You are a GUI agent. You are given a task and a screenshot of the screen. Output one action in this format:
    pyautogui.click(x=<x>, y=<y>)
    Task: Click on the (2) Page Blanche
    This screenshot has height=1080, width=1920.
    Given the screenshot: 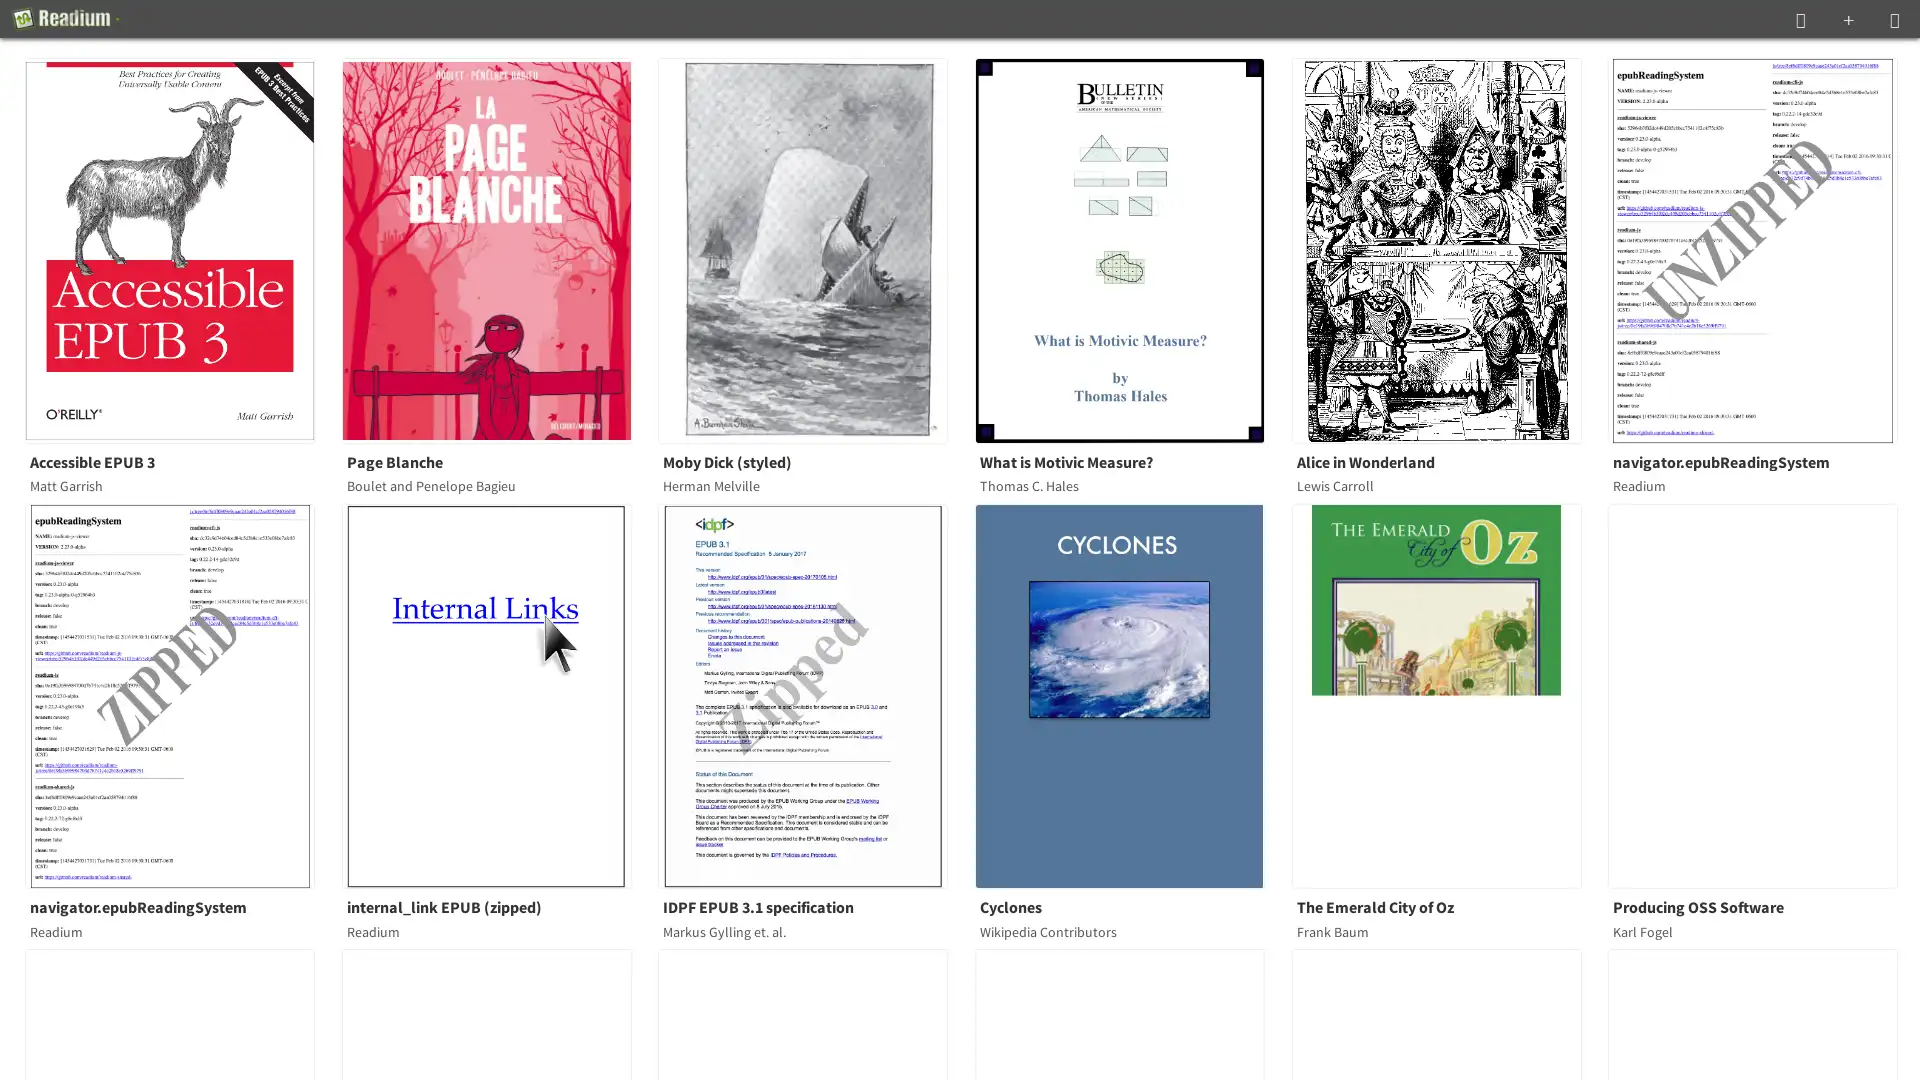 What is the action you would take?
    pyautogui.click(x=498, y=249)
    